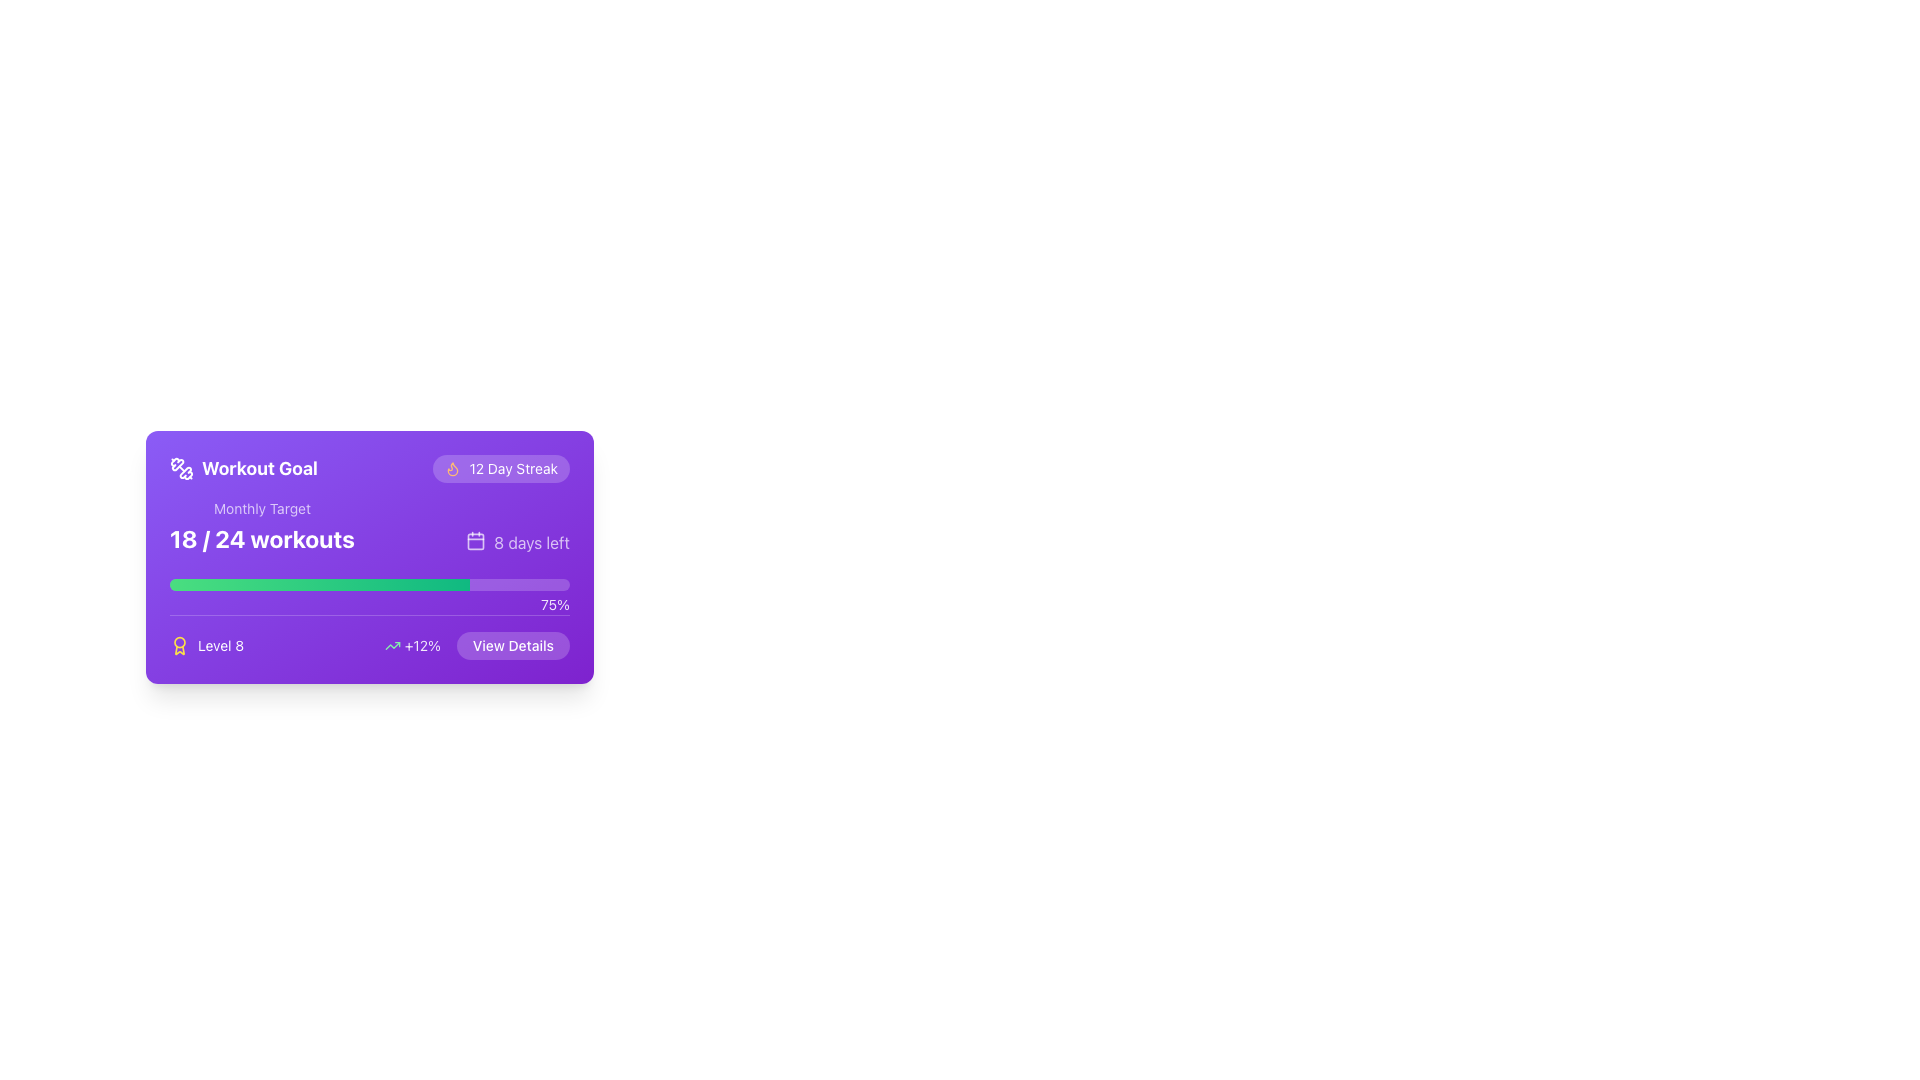 The width and height of the screenshot is (1920, 1080). I want to click on the 'Workout Goal' text label, which displays in bold, white font against a purple background, positioned next to a dumbbell icon, so click(258, 469).